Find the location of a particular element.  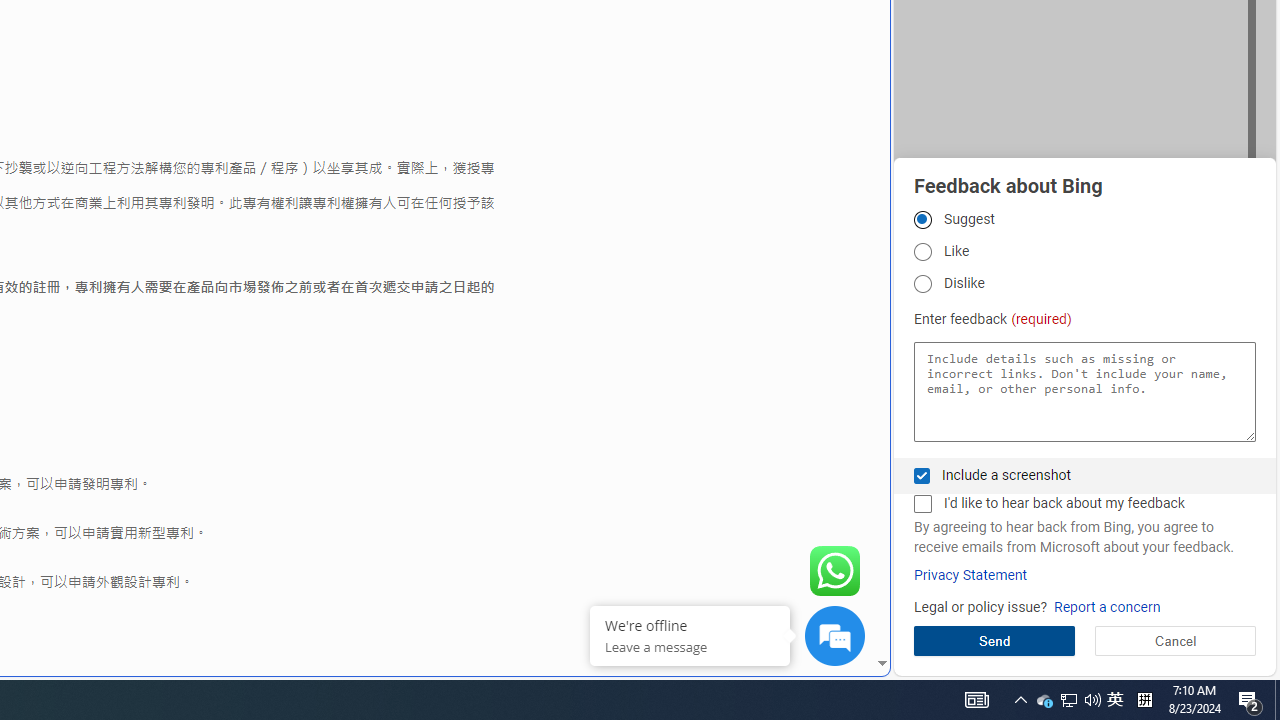

'Cancel' is located at coordinates (1175, 640).